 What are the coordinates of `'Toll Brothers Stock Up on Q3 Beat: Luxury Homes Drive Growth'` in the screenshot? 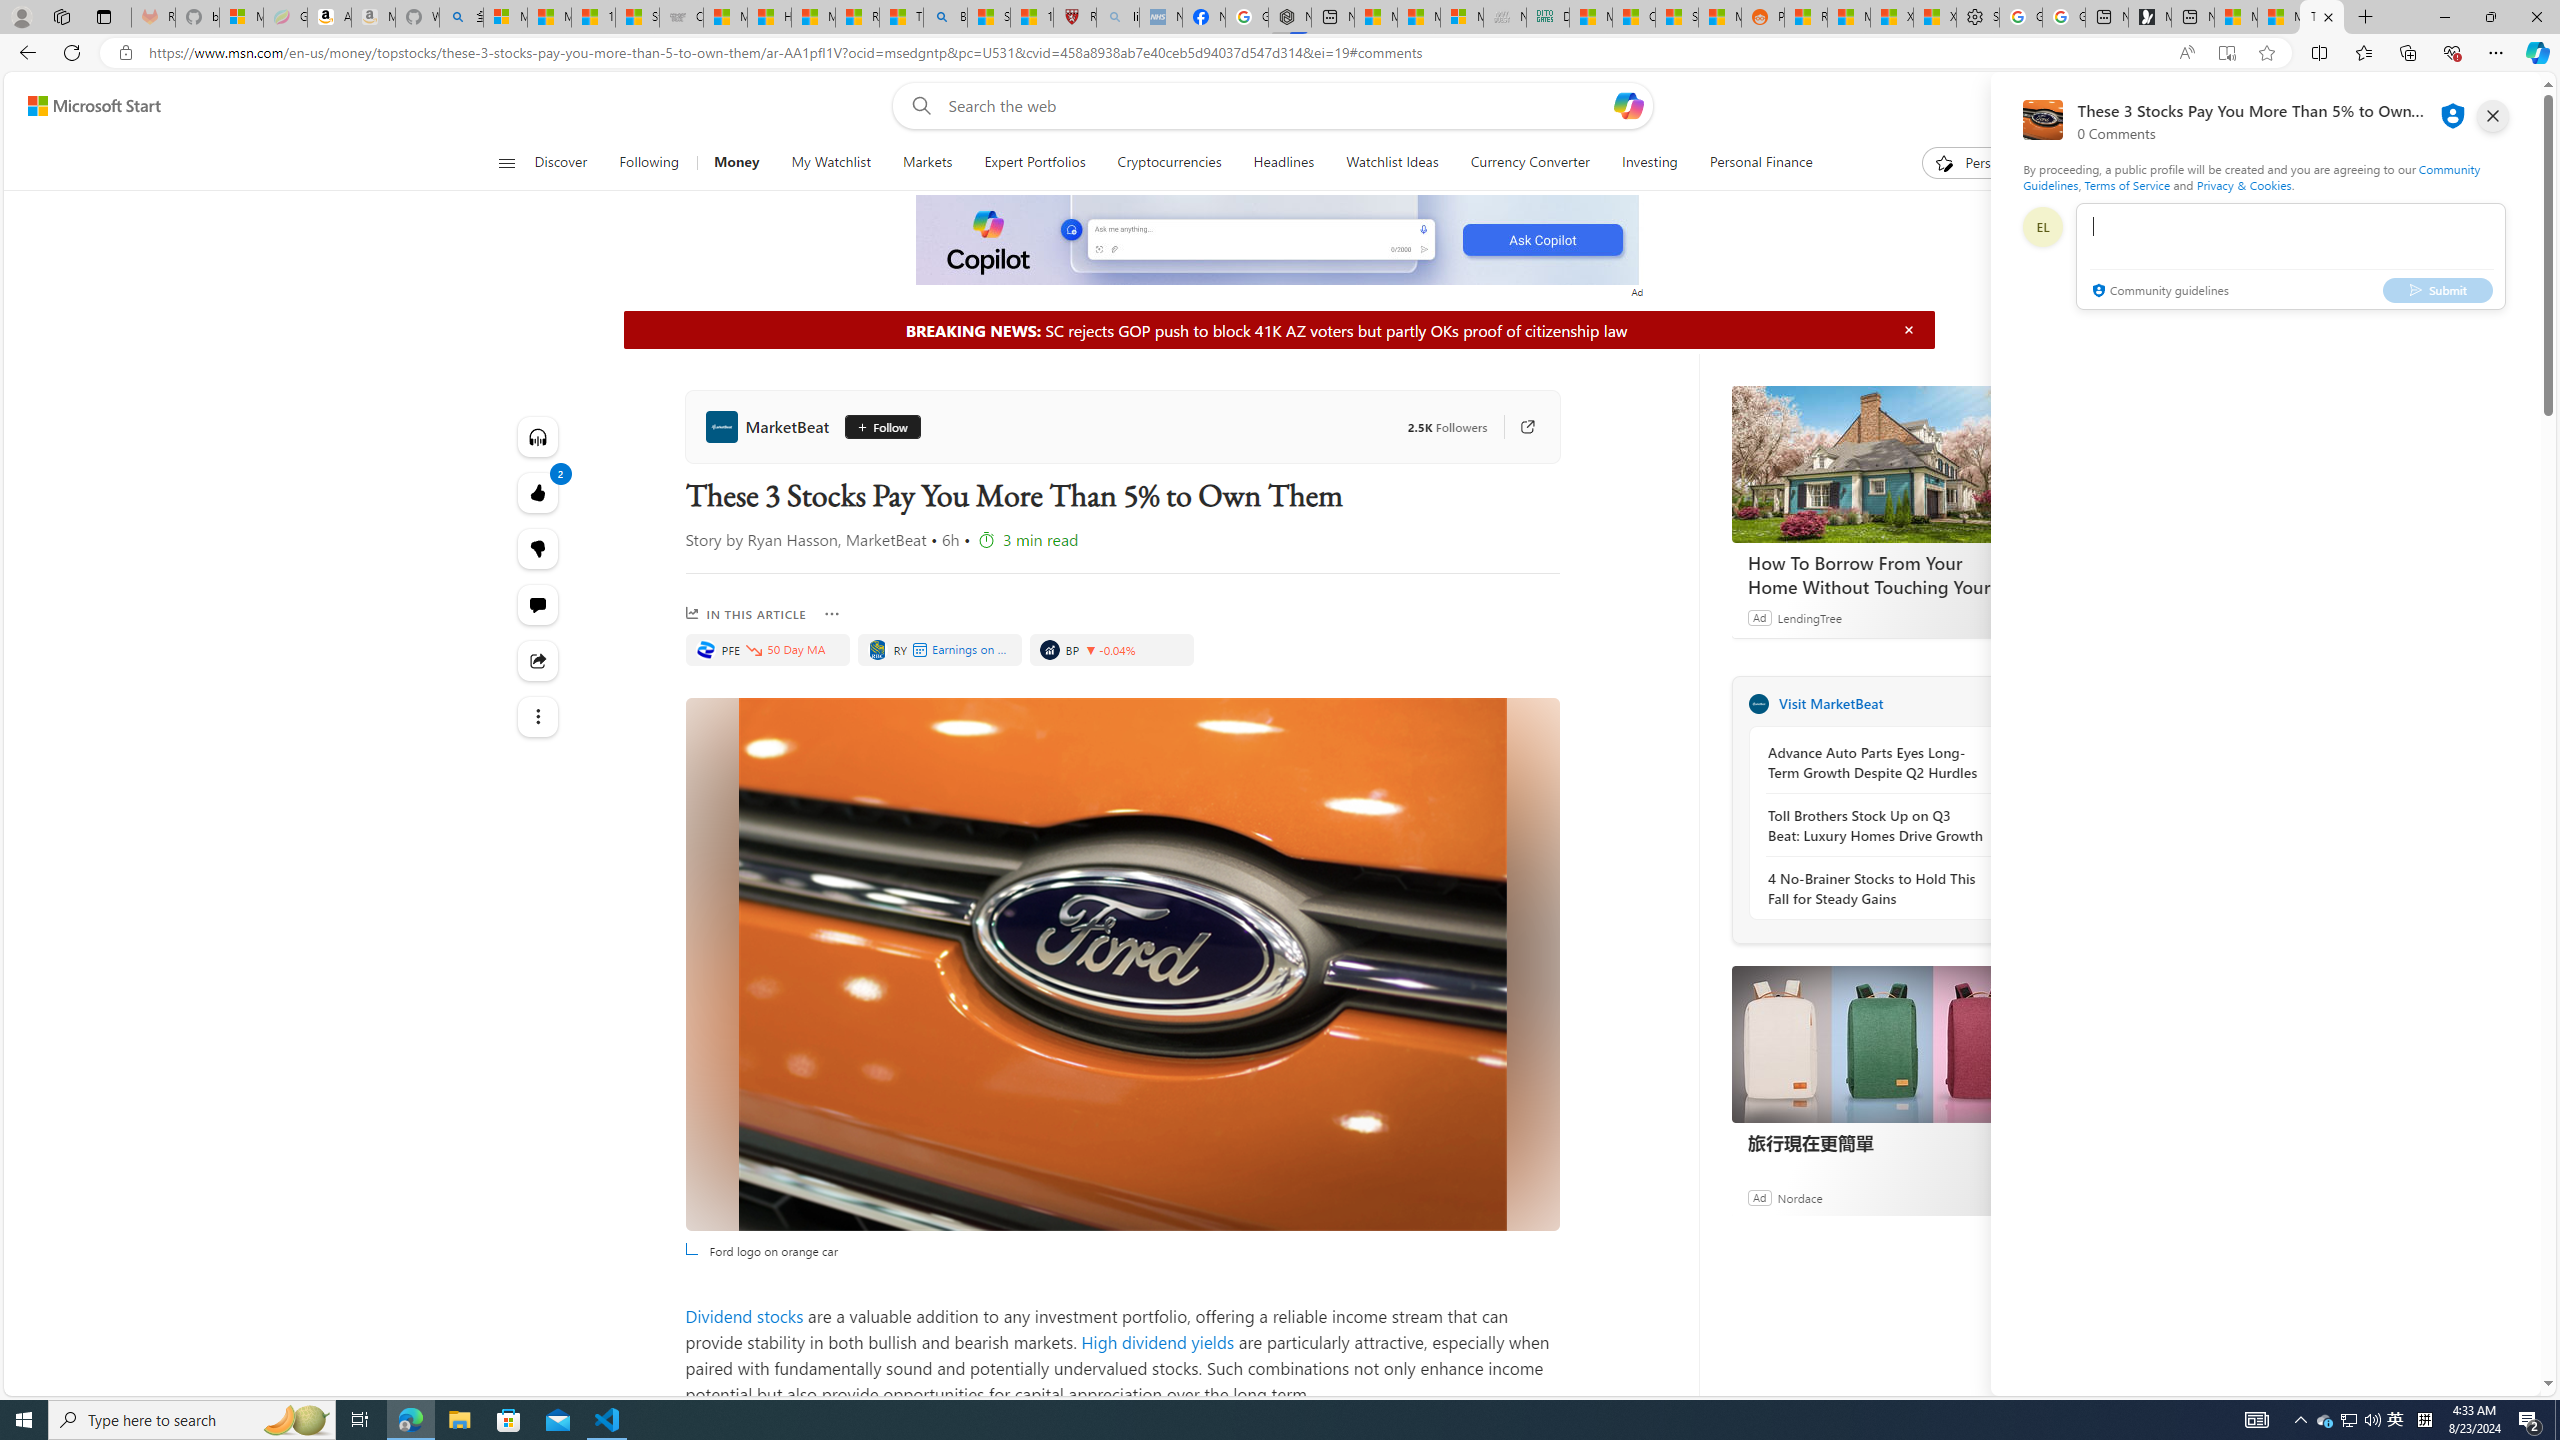 It's located at (1875, 826).